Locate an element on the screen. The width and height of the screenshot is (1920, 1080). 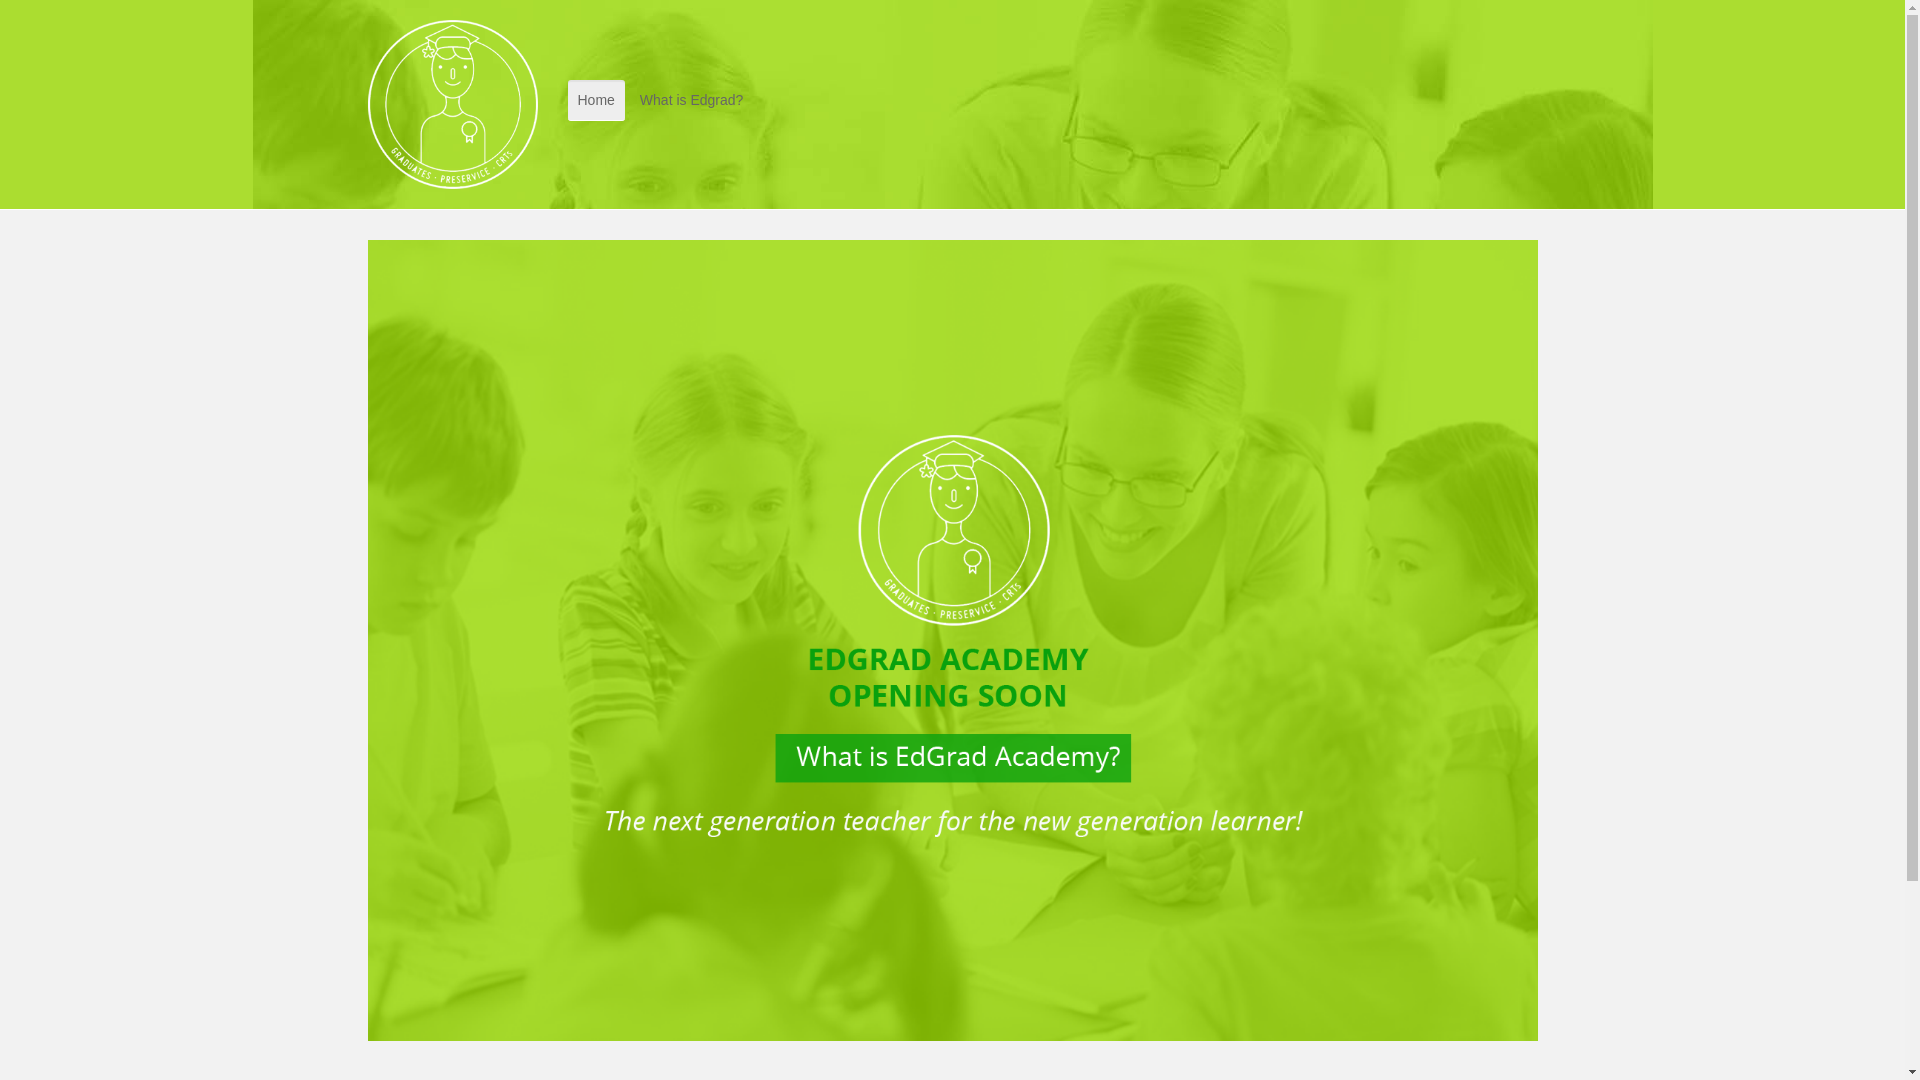
'What is Edgrad?' is located at coordinates (691, 100).